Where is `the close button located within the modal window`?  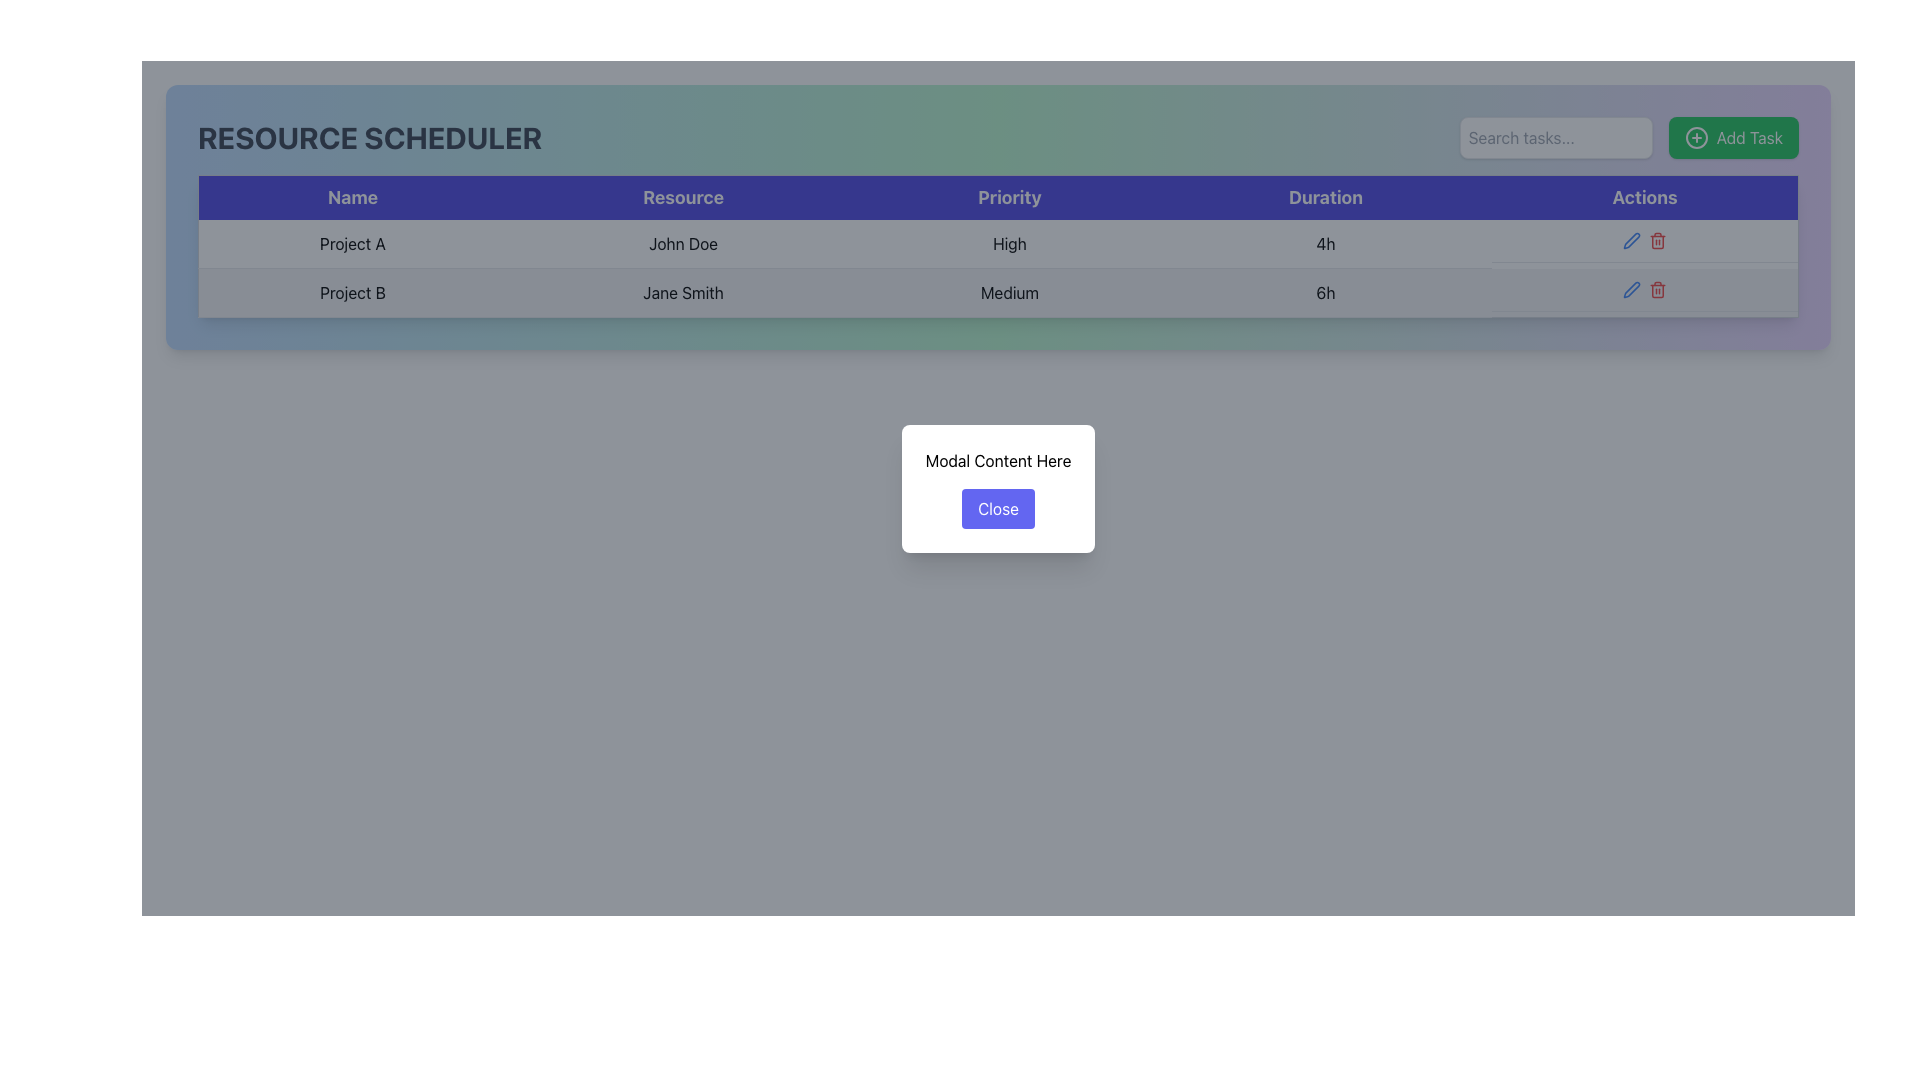
the close button located within the modal window is located at coordinates (998, 507).